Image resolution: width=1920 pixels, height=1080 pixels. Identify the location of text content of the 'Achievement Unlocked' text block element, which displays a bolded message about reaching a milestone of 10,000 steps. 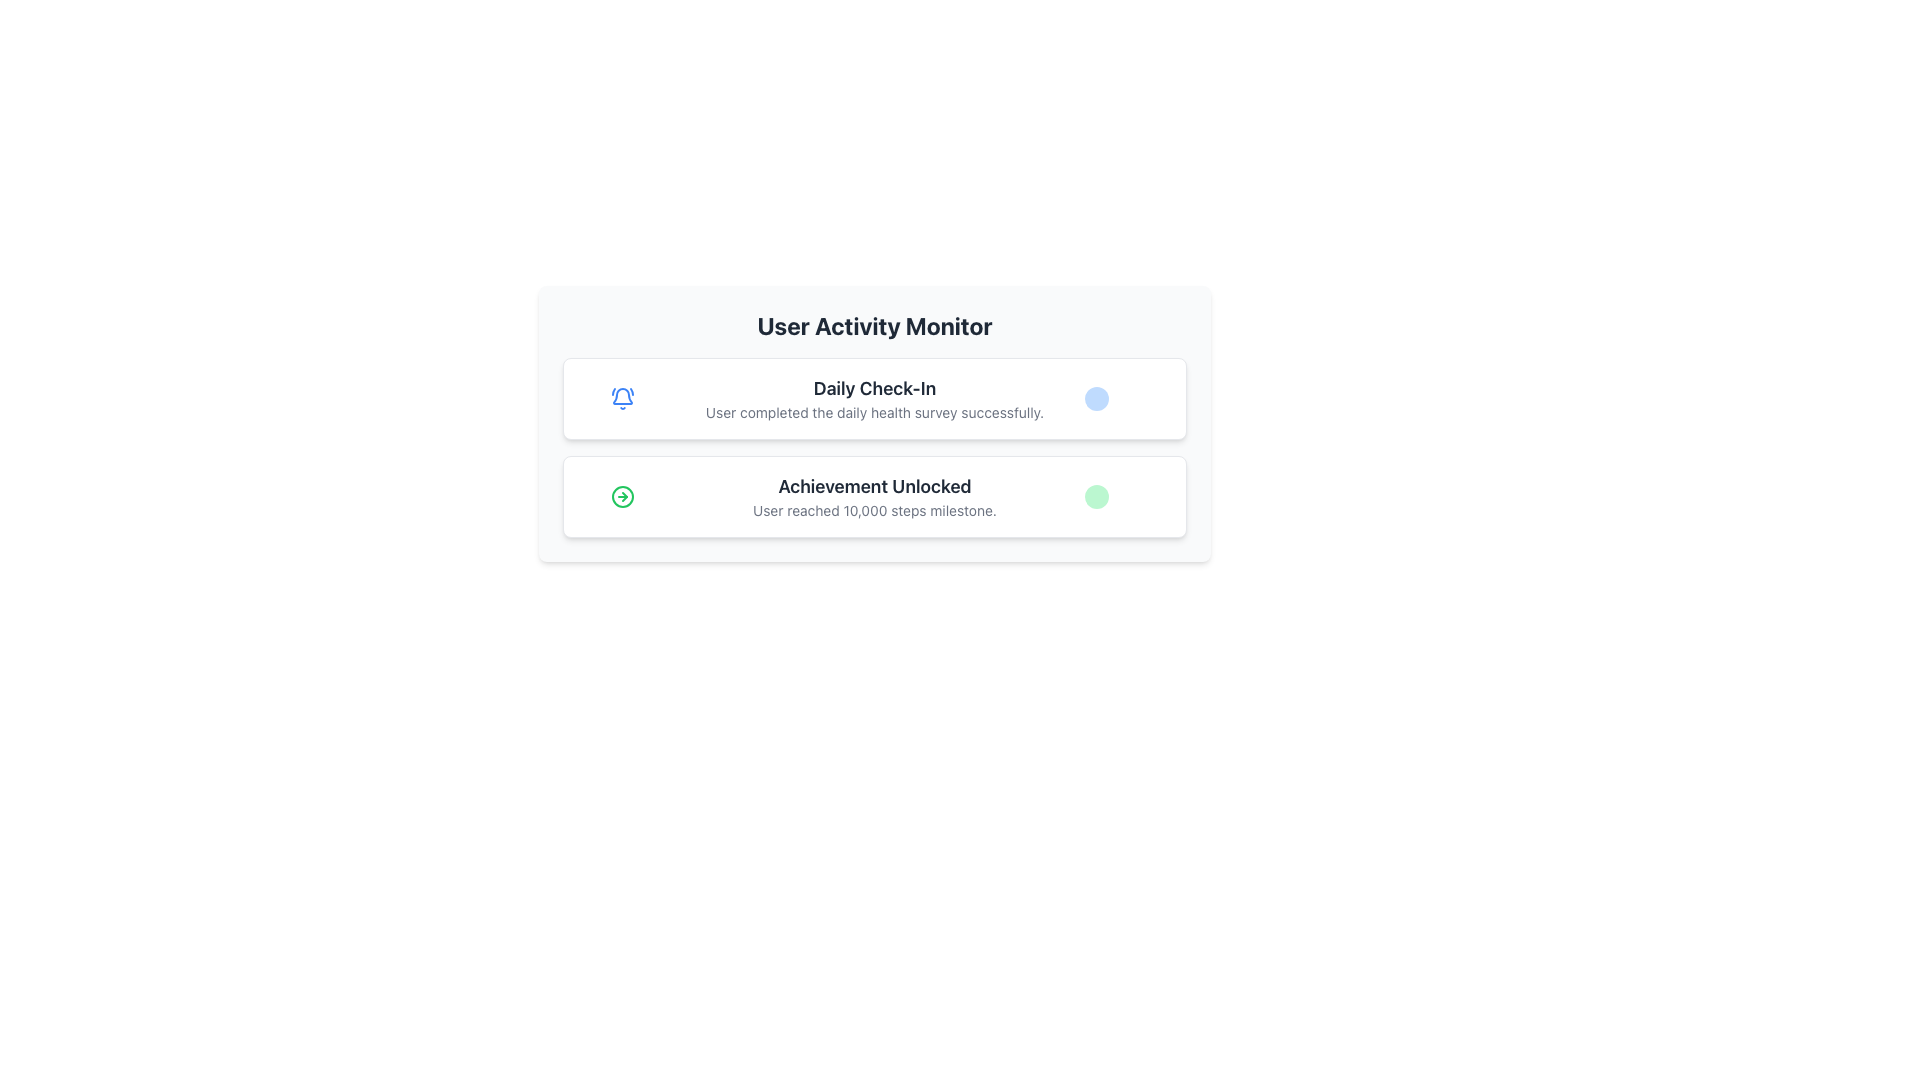
(874, 496).